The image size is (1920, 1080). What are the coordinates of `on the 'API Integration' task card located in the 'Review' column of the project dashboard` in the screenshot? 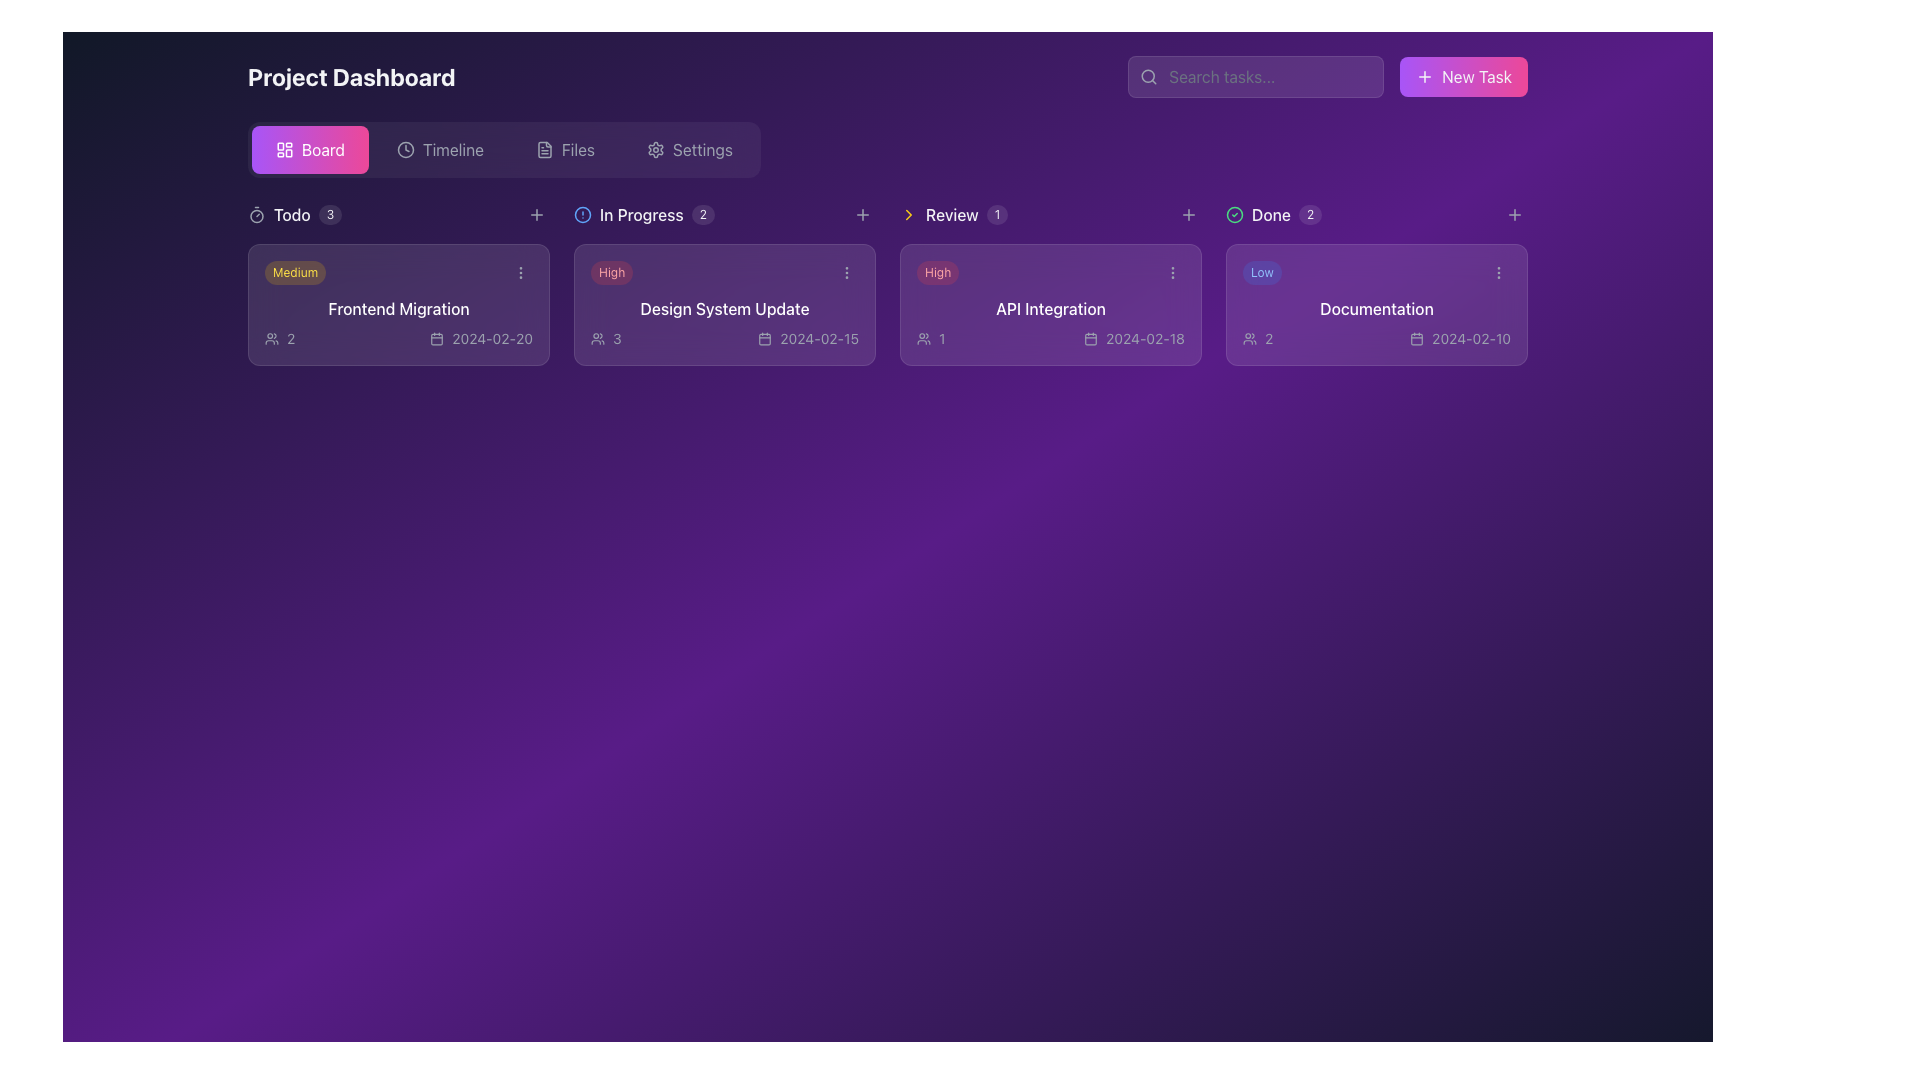 It's located at (1050, 304).